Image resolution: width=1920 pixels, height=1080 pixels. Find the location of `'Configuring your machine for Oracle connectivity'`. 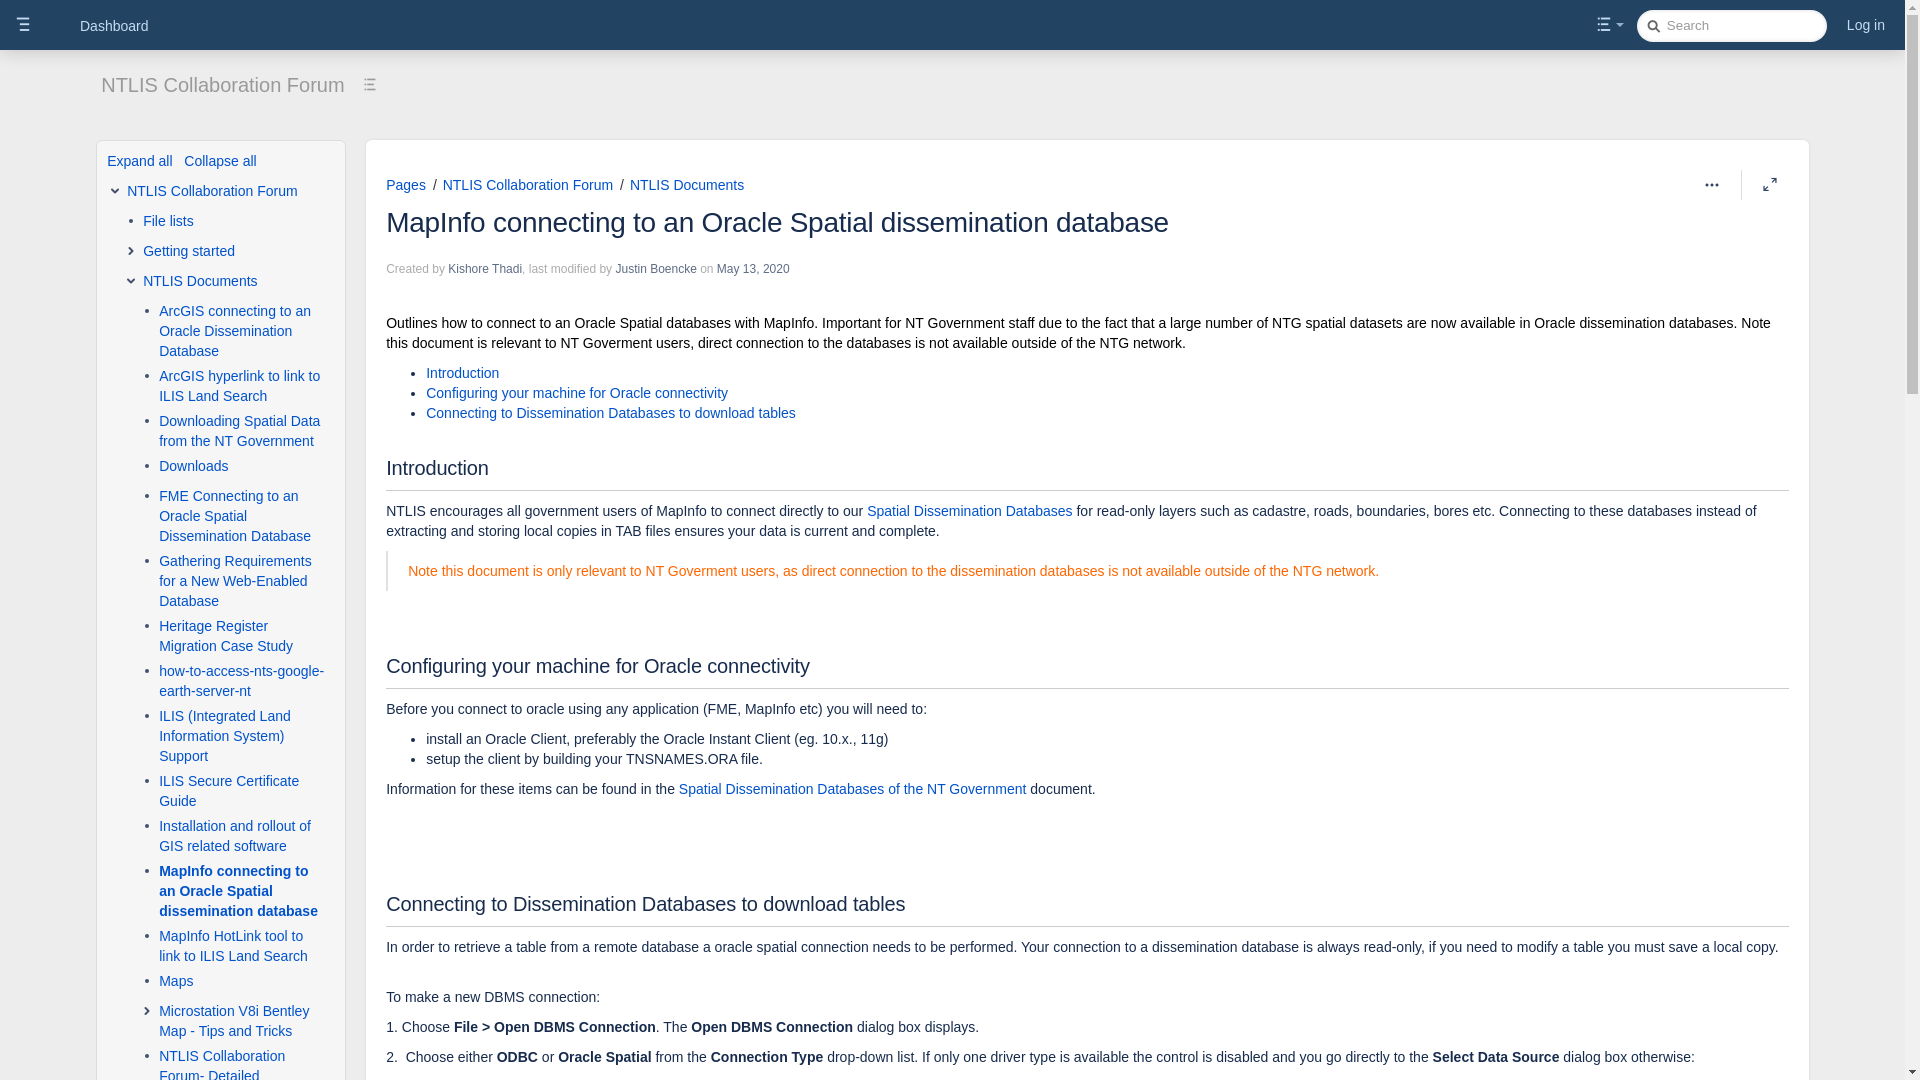

'Configuring your machine for Oracle connectivity' is located at coordinates (575, 393).